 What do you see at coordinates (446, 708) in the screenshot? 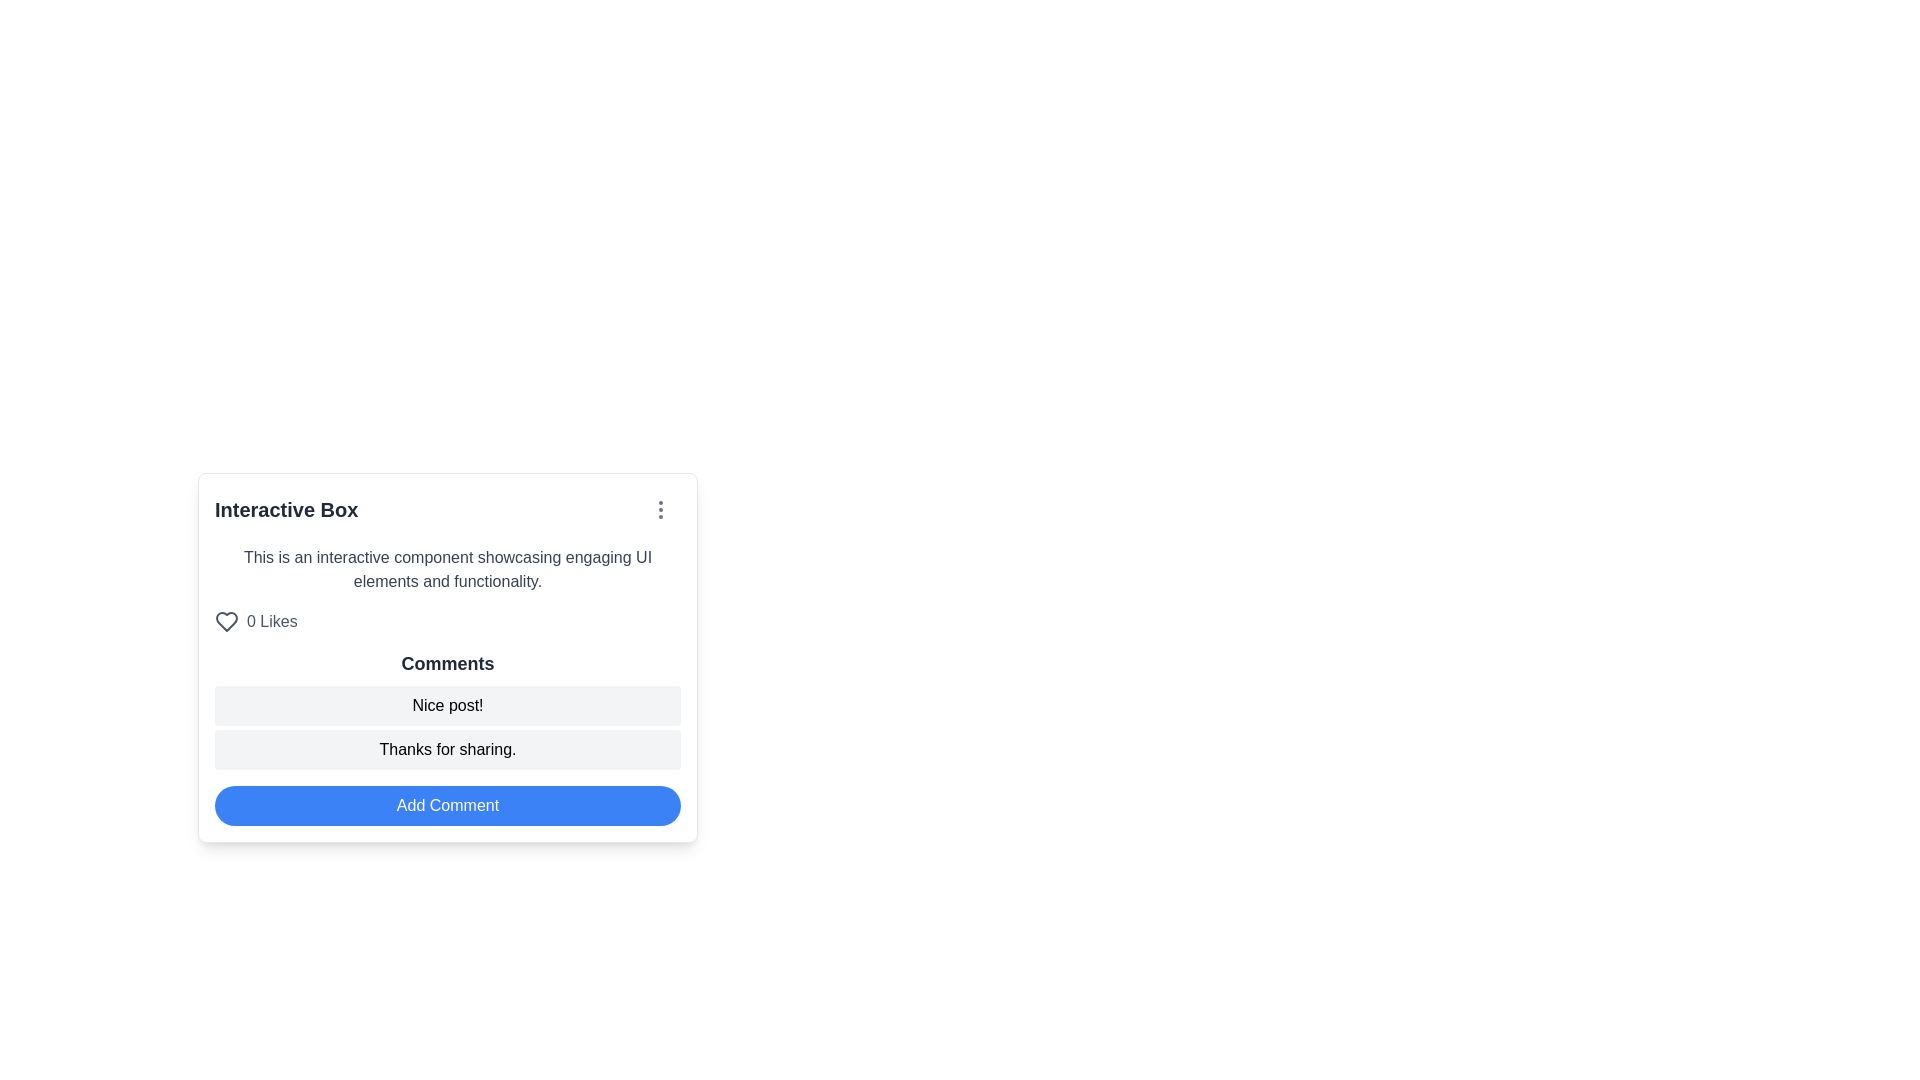
I see `the Comment section within the 'Interactive Box'` at bounding box center [446, 708].